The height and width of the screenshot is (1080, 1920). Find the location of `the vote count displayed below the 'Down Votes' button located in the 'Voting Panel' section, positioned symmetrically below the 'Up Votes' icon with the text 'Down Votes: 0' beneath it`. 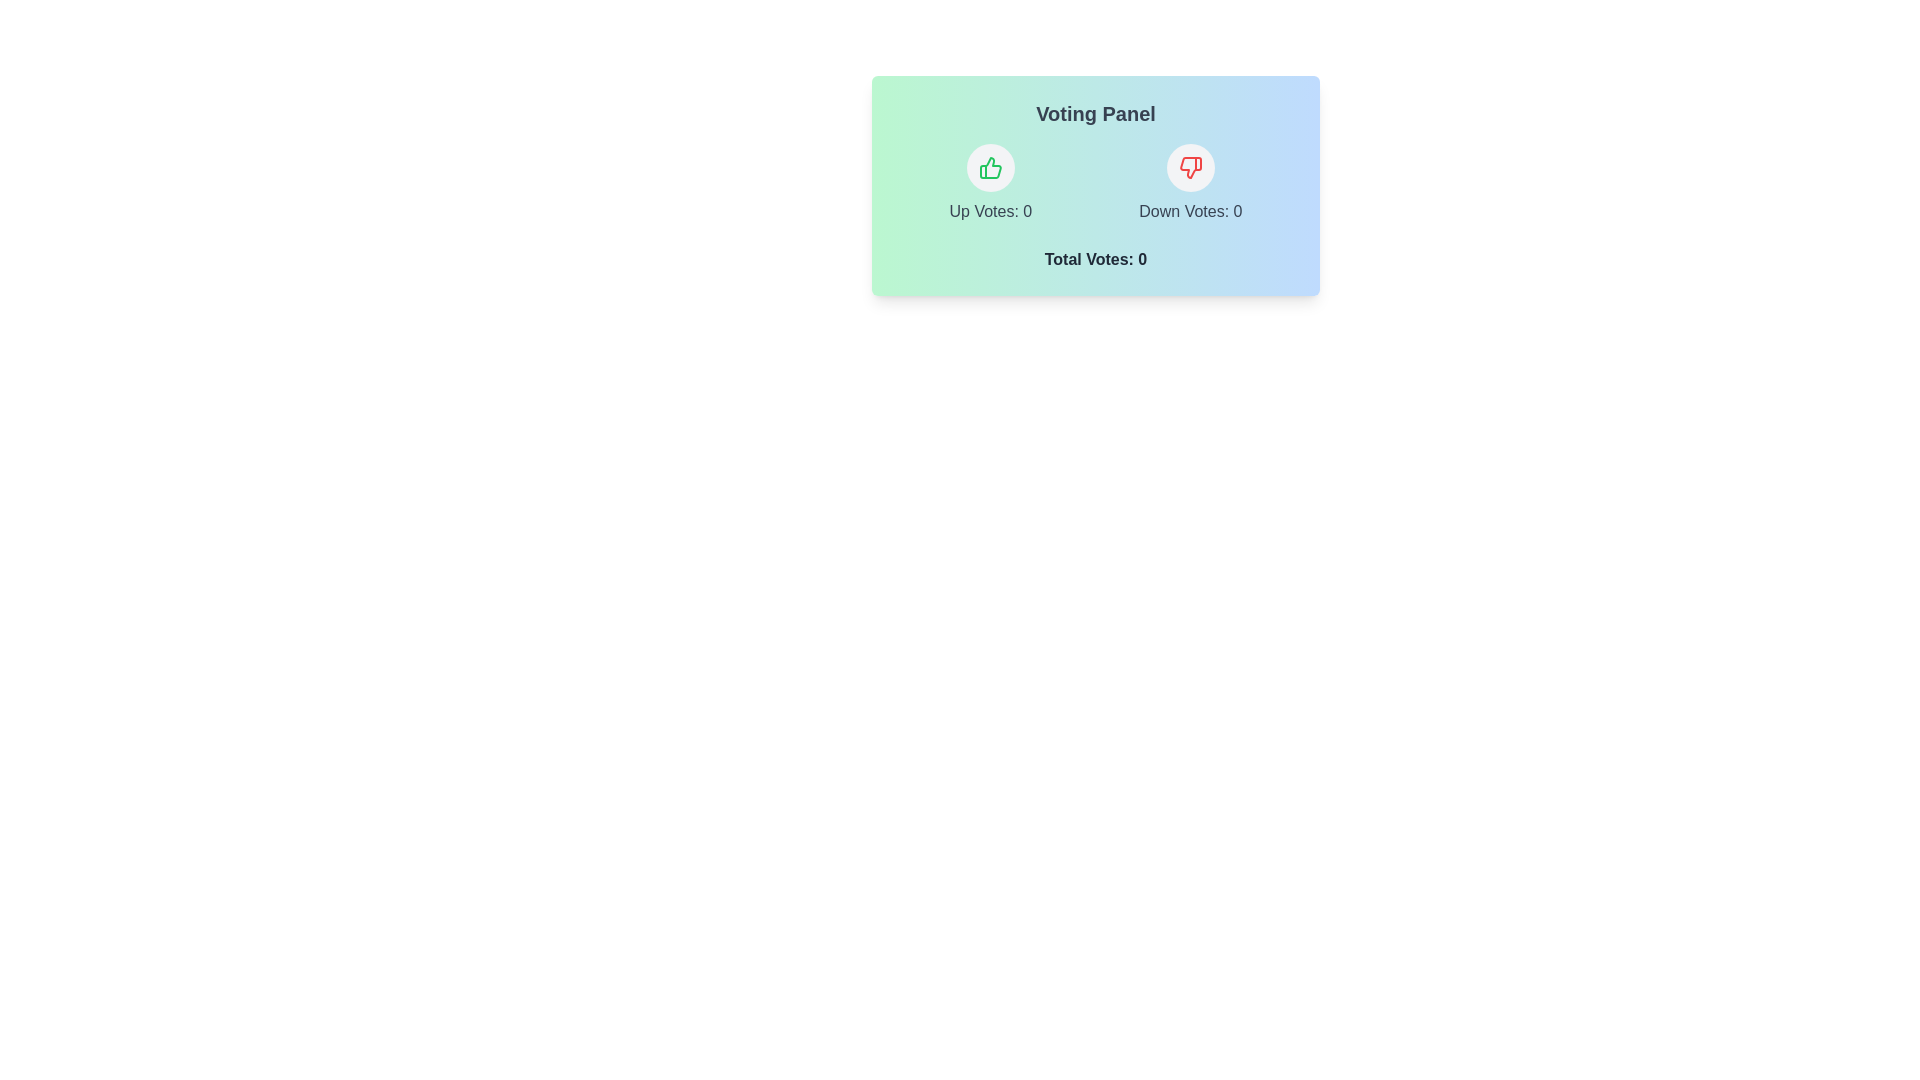

the vote count displayed below the 'Down Votes' button located in the 'Voting Panel' section, positioned symmetrically below the 'Up Votes' icon with the text 'Down Votes: 0' beneath it is located at coordinates (1190, 184).